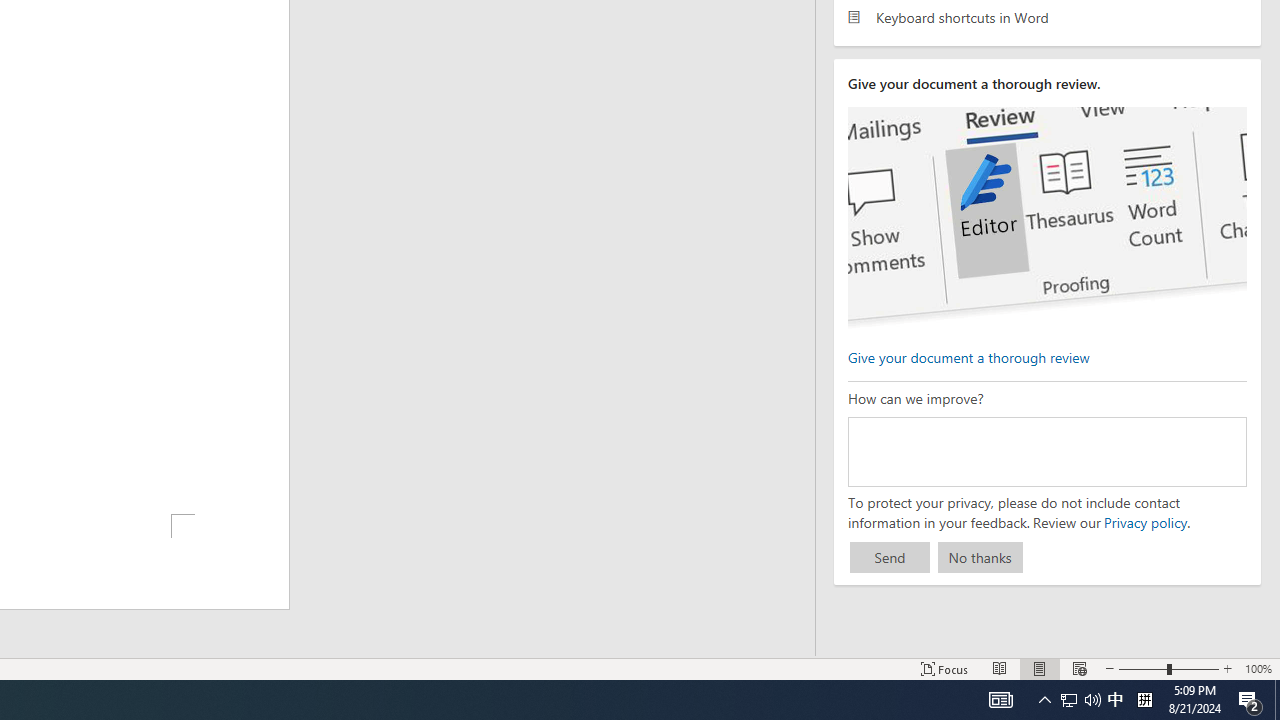  What do you see at coordinates (1144, 521) in the screenshot?
I see `'Privacy policy'` at bounding box center [1144, 521].